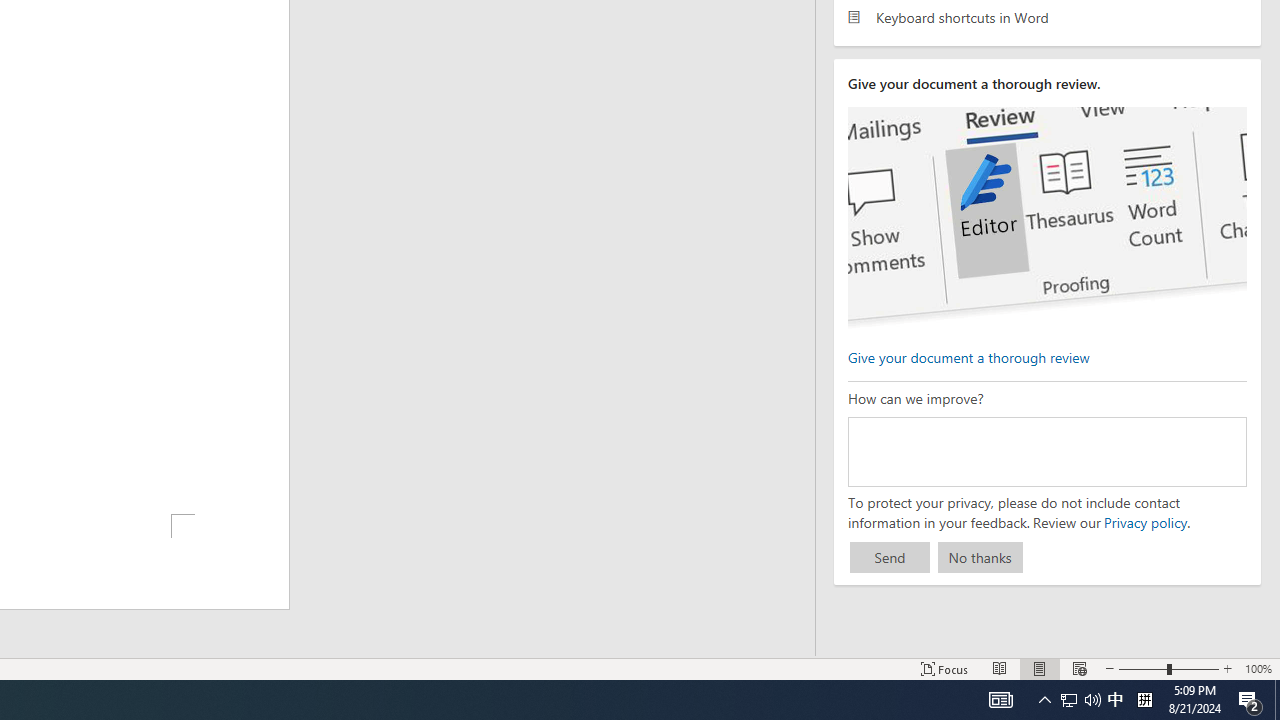  What do you see at coordinates (1144, 521) in the screenshot?
I see `'Privacy policy'` at bounding box center [1144, 521].